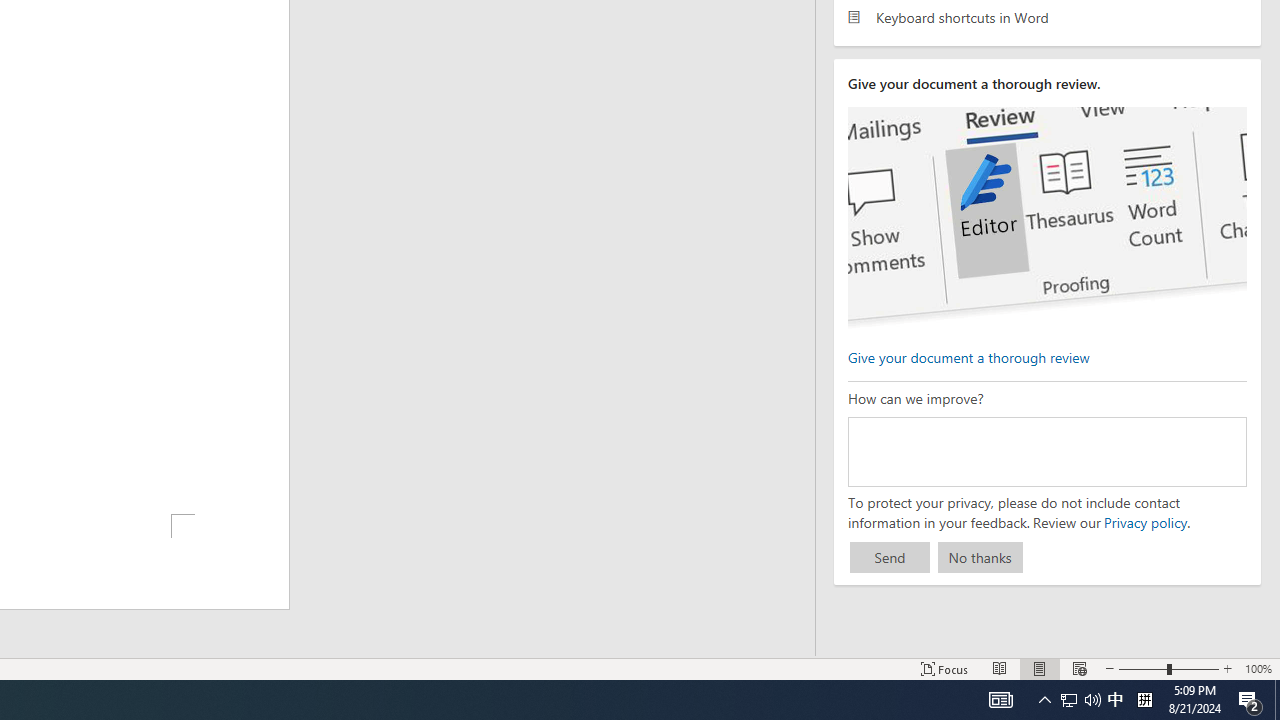  What do you see at coordinates (1144, 521) in the screenshot?
I see `'Privacy policy'` at bounding box center [1144, 521].